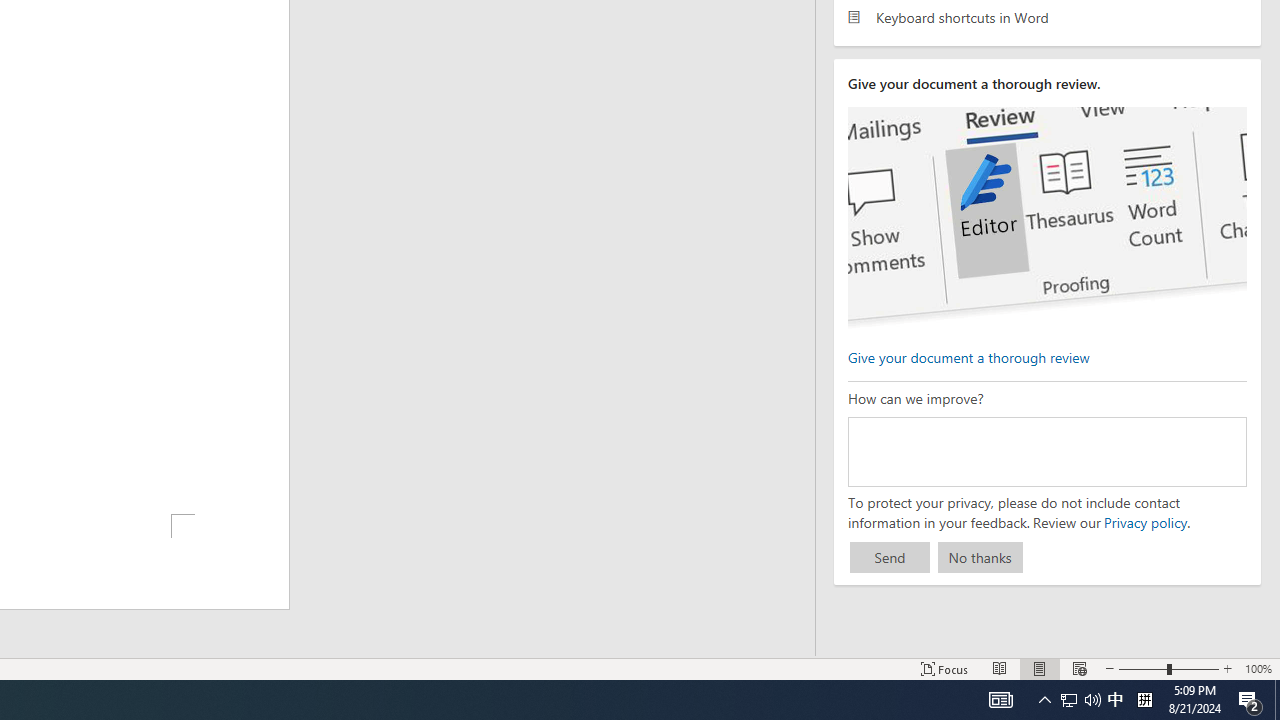  What do you see at coordinates (1144, 521) in the screenshot?
I see `'Privacy policy'` at bounding box center [1144, 521].